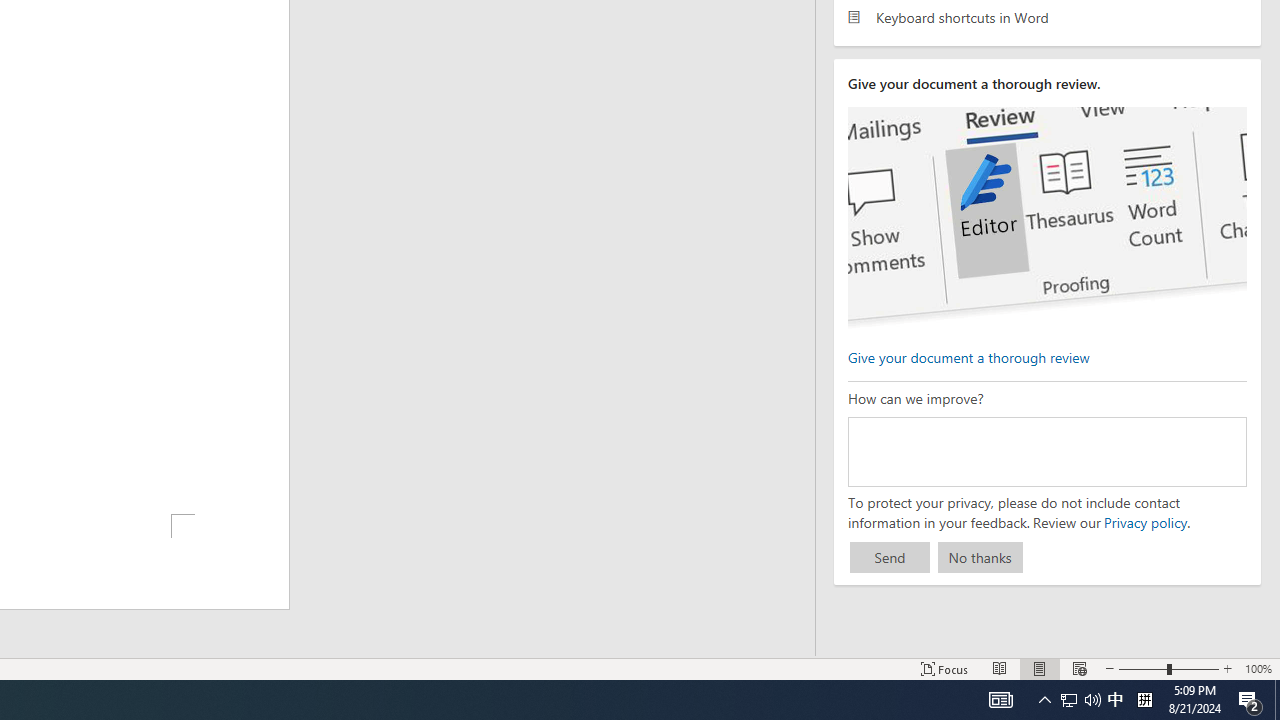  What do you see at coordinates (1144, 521) in the screenshot?
I see `'Privacy policy'` at bounding box center [1144, 521].